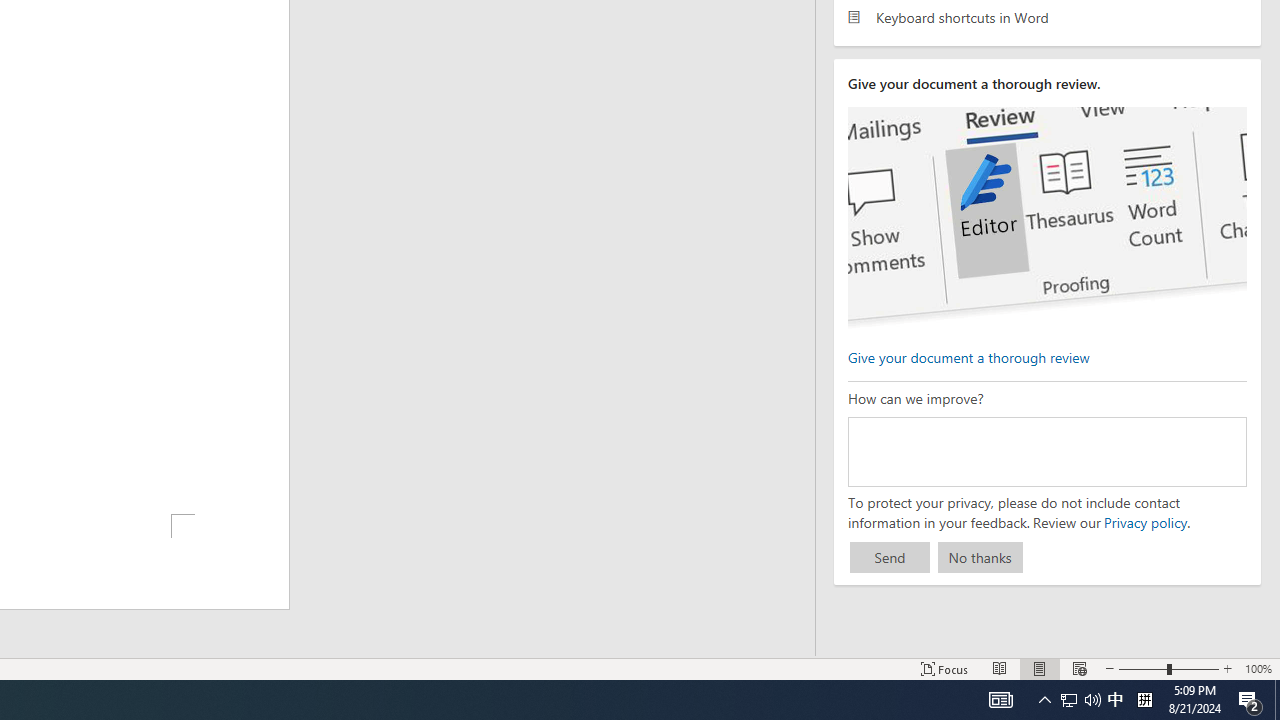  What do you see at coordinates (1144, 521) in the screenshot?
I see `'Privacy policy'` at bounding box center [1144, 521].